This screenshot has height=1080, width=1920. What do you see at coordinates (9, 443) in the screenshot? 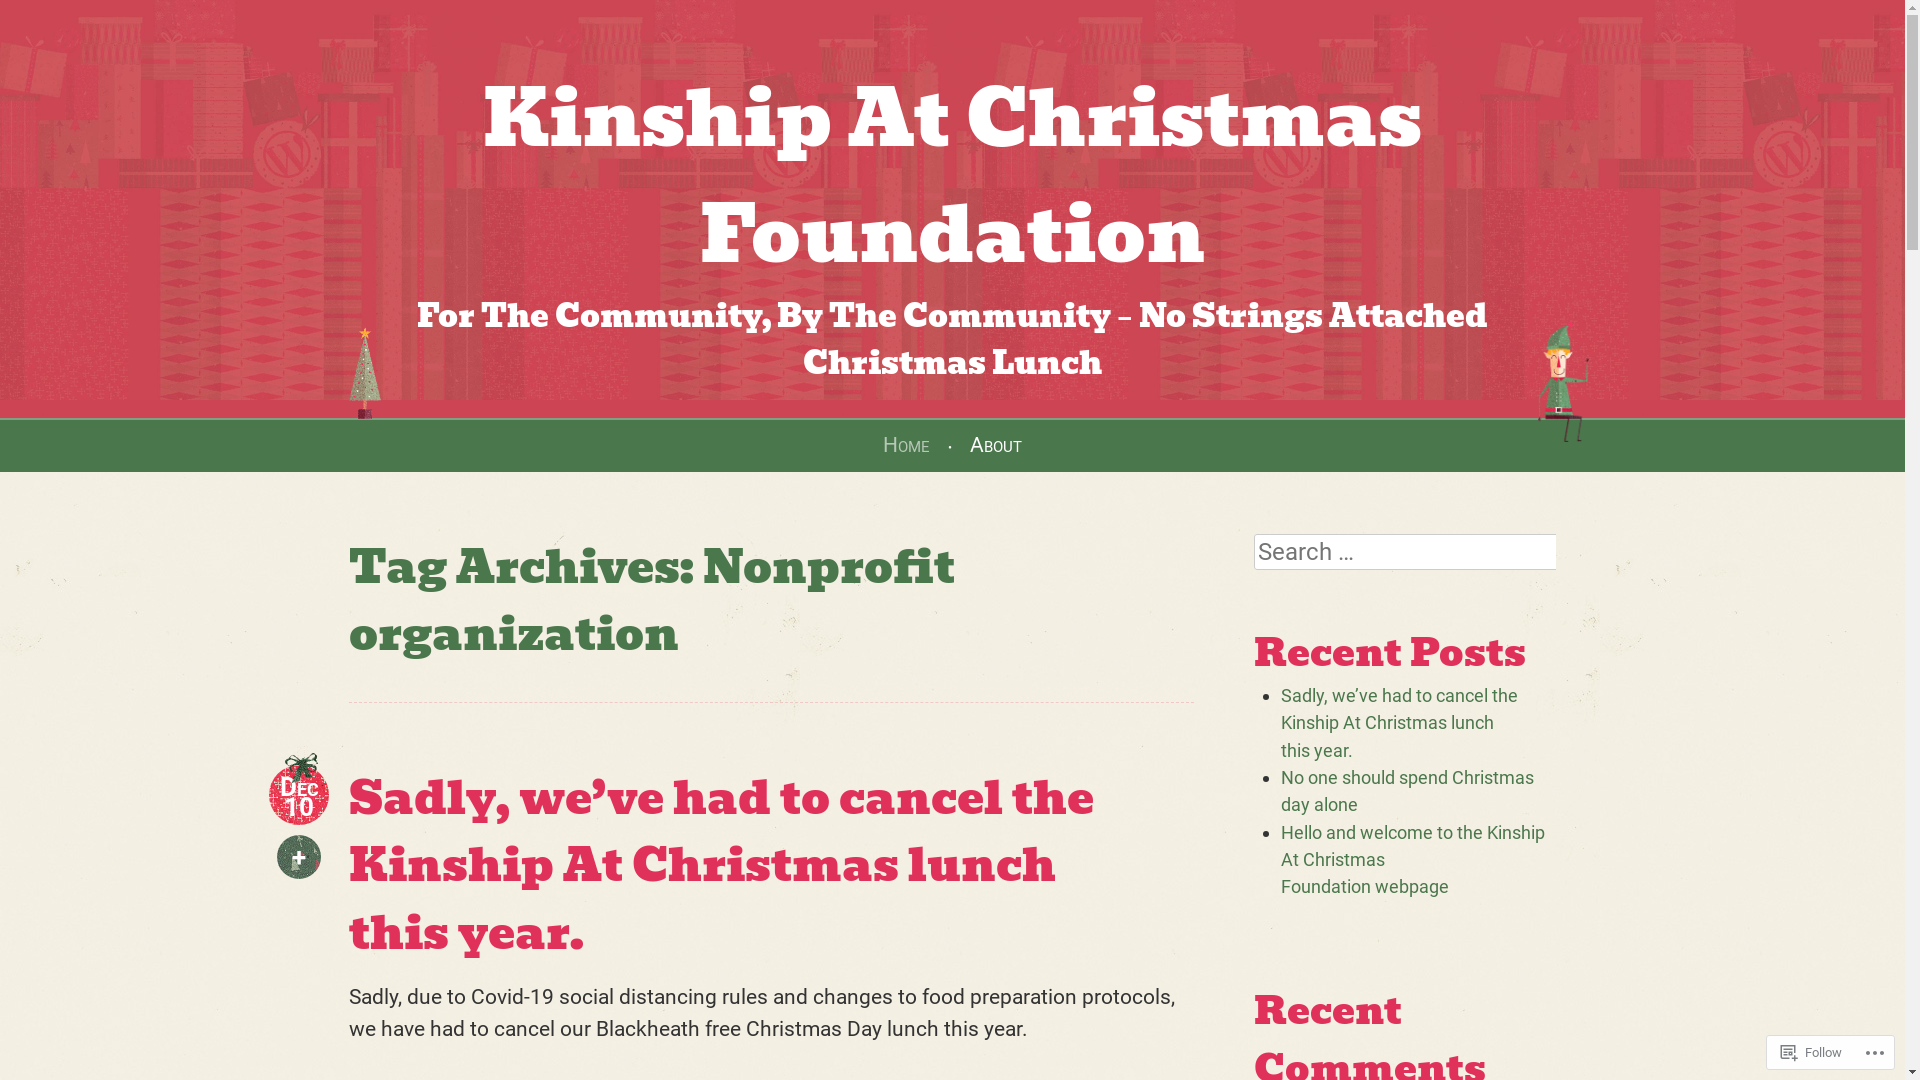
I see `'Skip to content'` at bounding box center [9, 443].